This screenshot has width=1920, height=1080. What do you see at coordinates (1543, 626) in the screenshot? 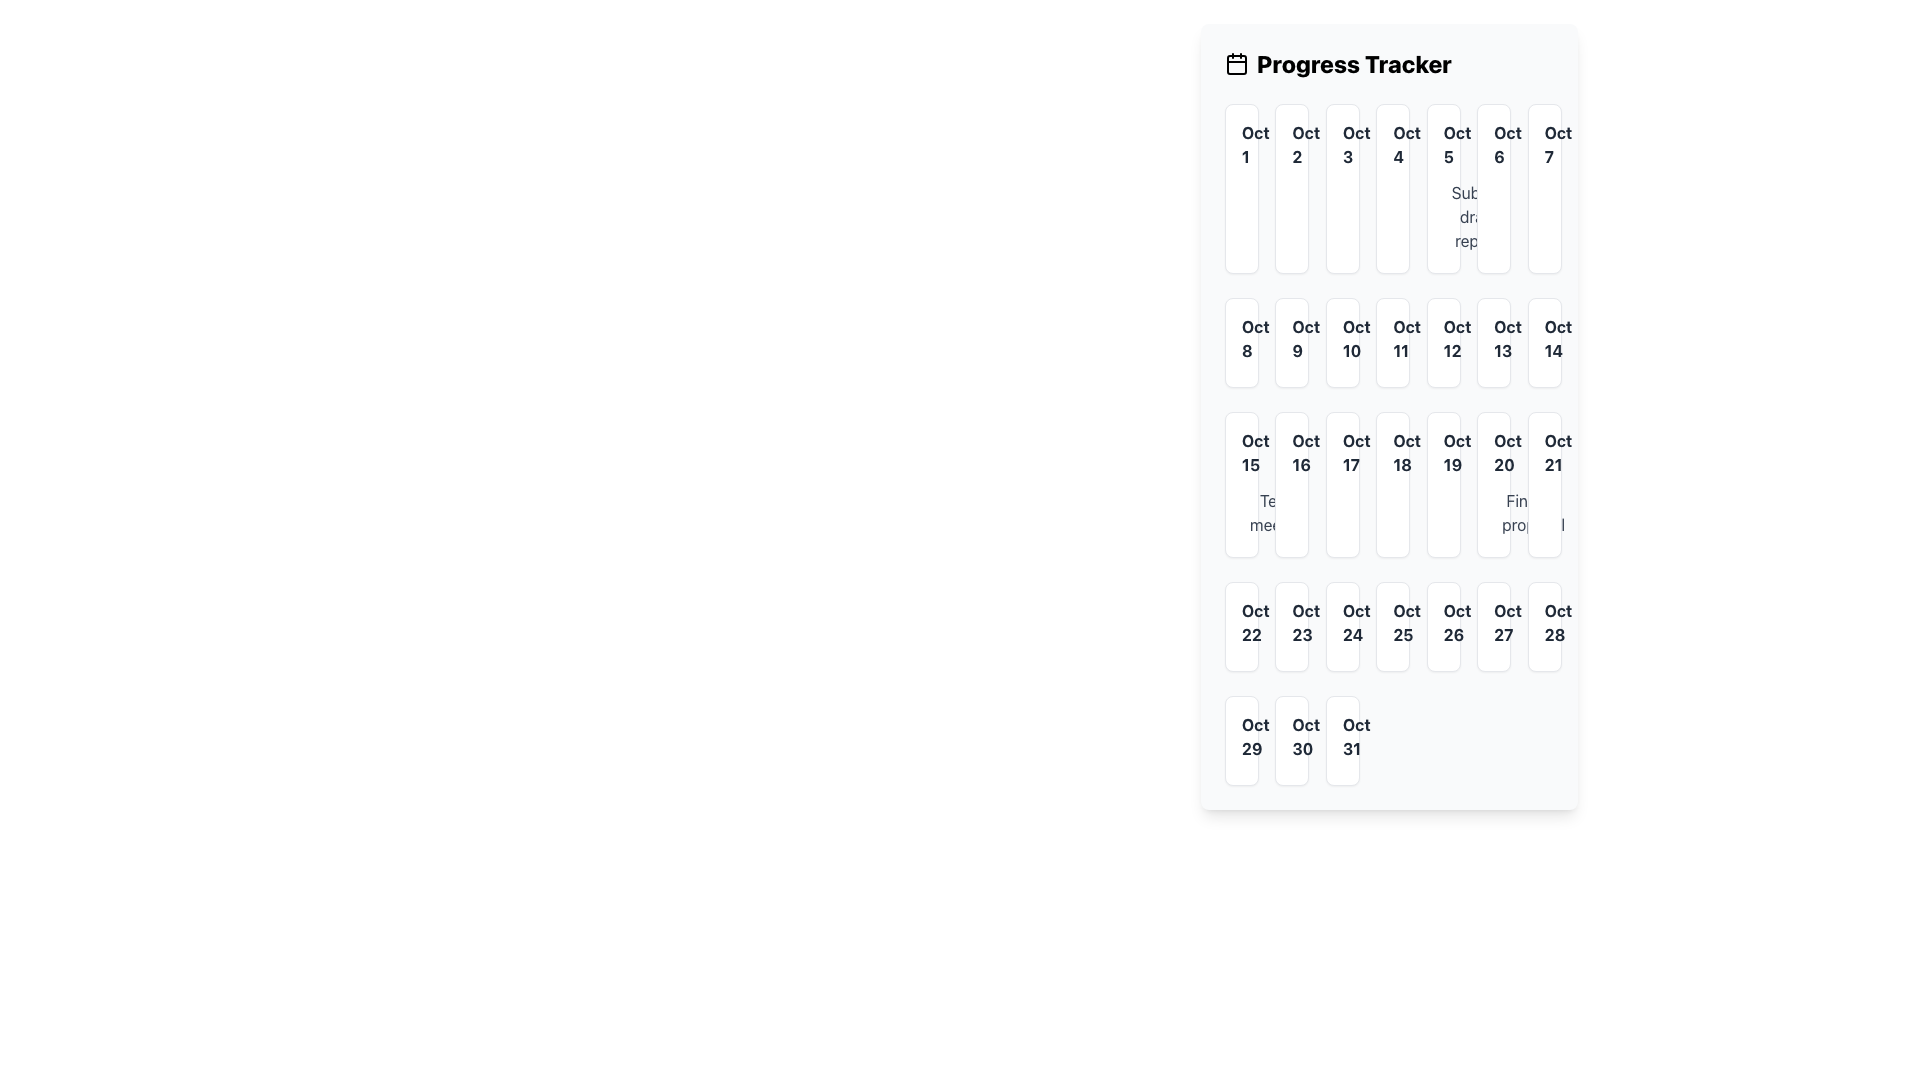
I see `details related to the calendar date represented by the static text box displaying 'Oct 28', located in the seventh column and fifth row of the calendar grid` at bounding box center [1543, 626].